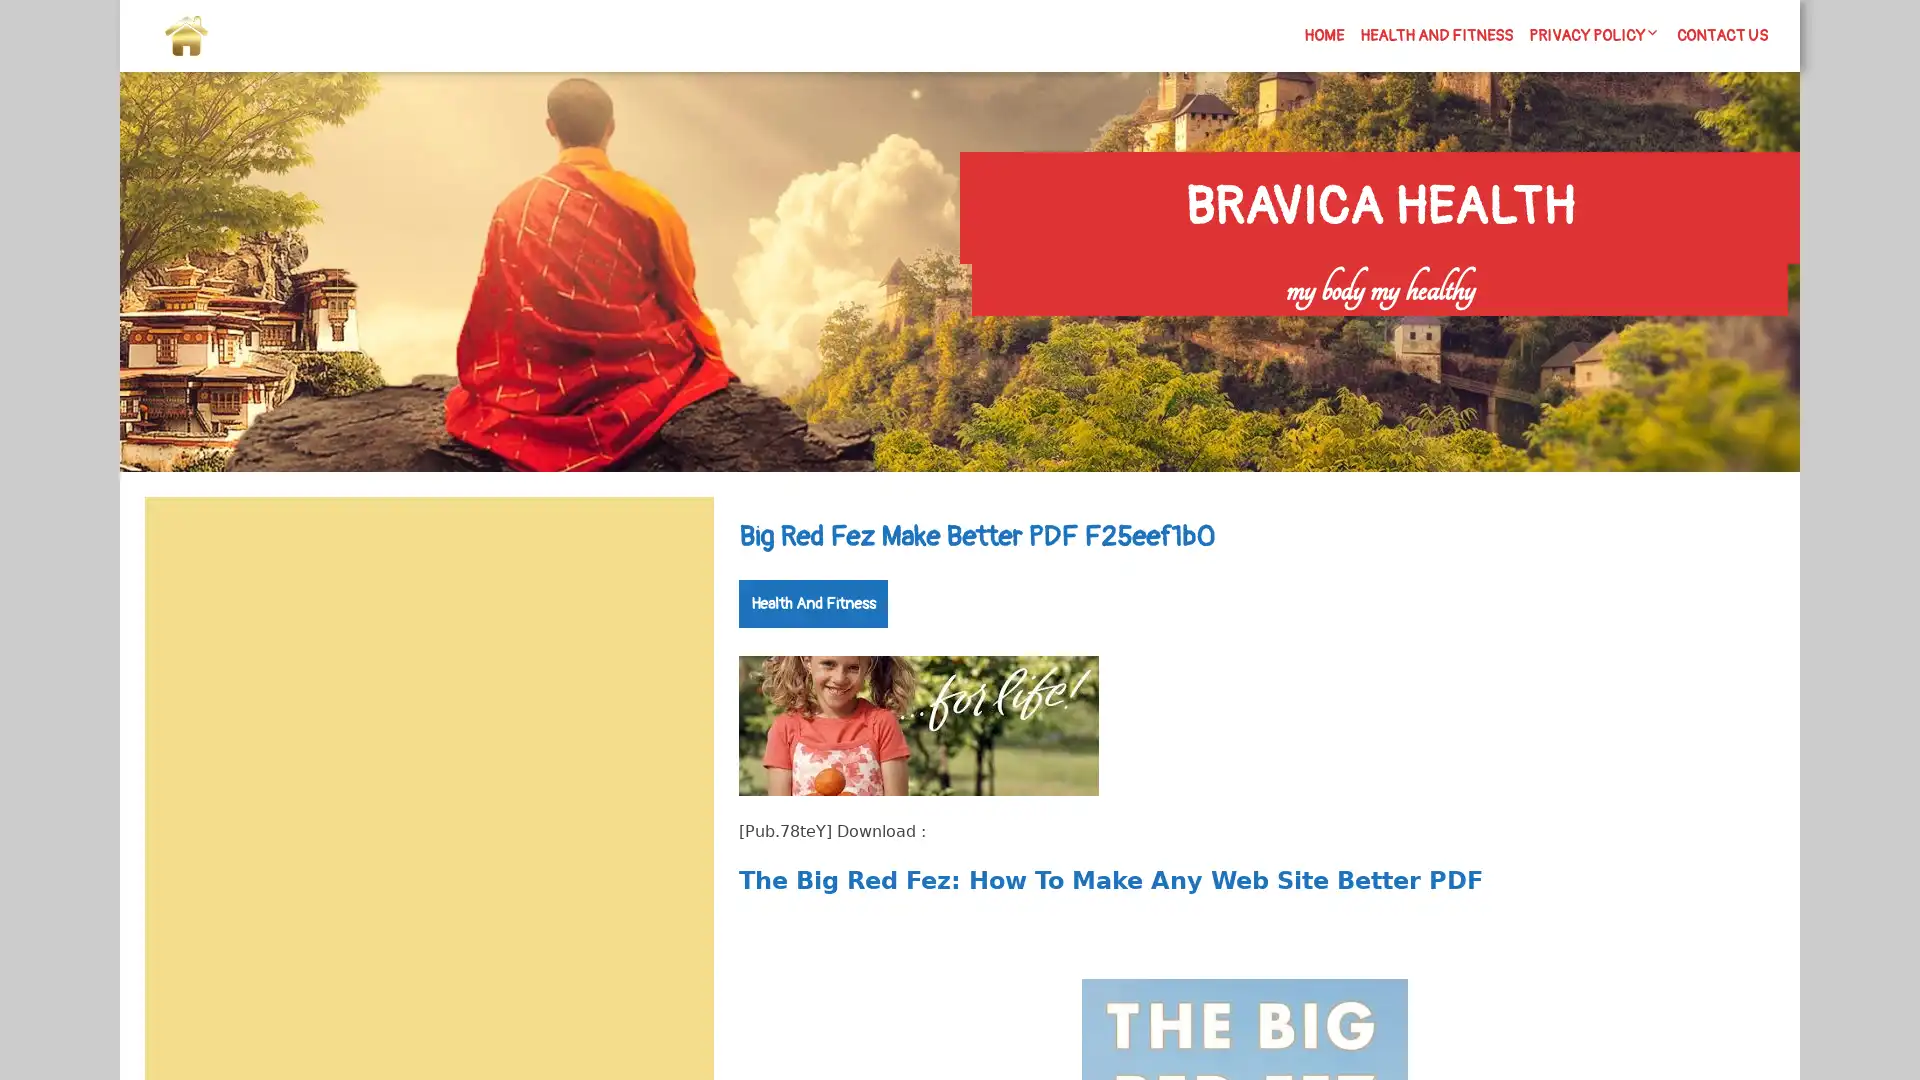 Image resolution: width=1920 pixels, height=1080 pixels. Describe the element at coordinates (1557, 327) in the screenshot. I see `Search` at that location.